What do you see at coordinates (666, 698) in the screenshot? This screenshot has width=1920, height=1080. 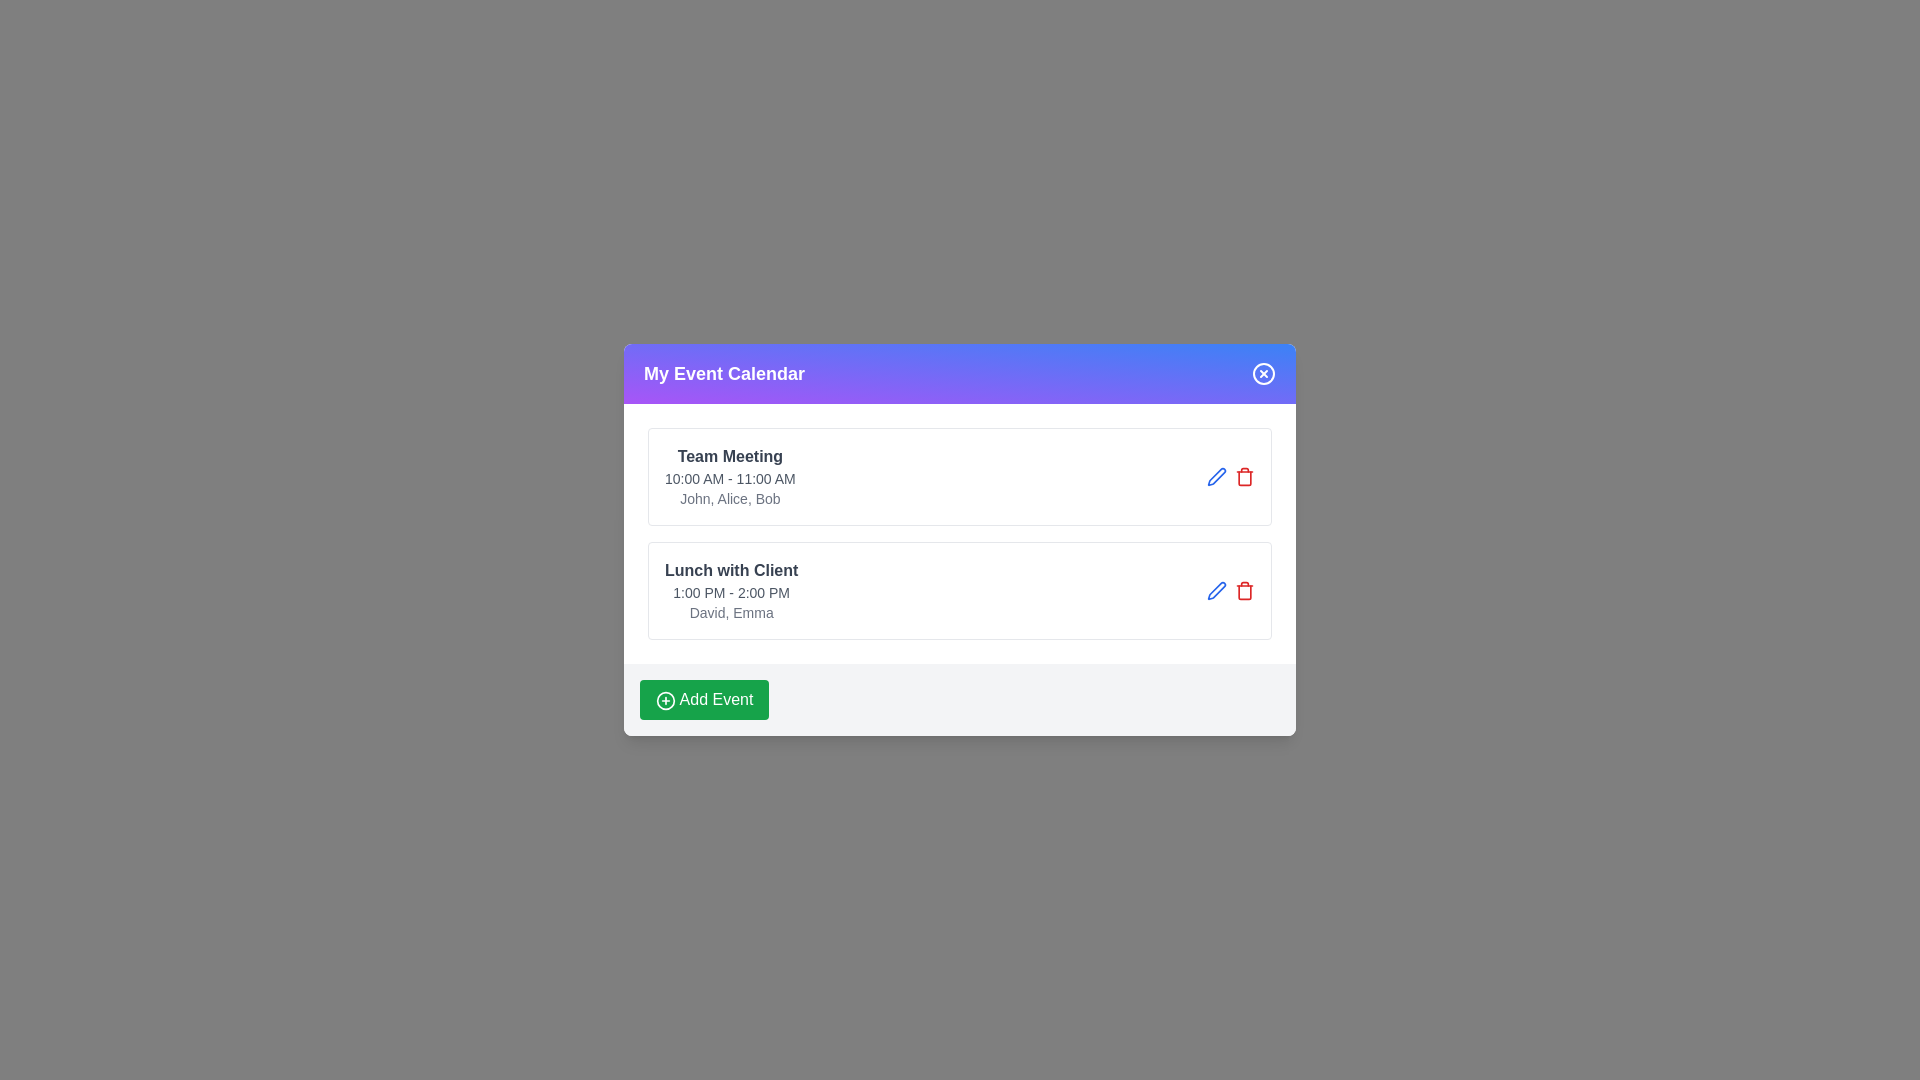 I see `the graphical icon within the green 'Add Event' button` at bounding box center [666, 698].